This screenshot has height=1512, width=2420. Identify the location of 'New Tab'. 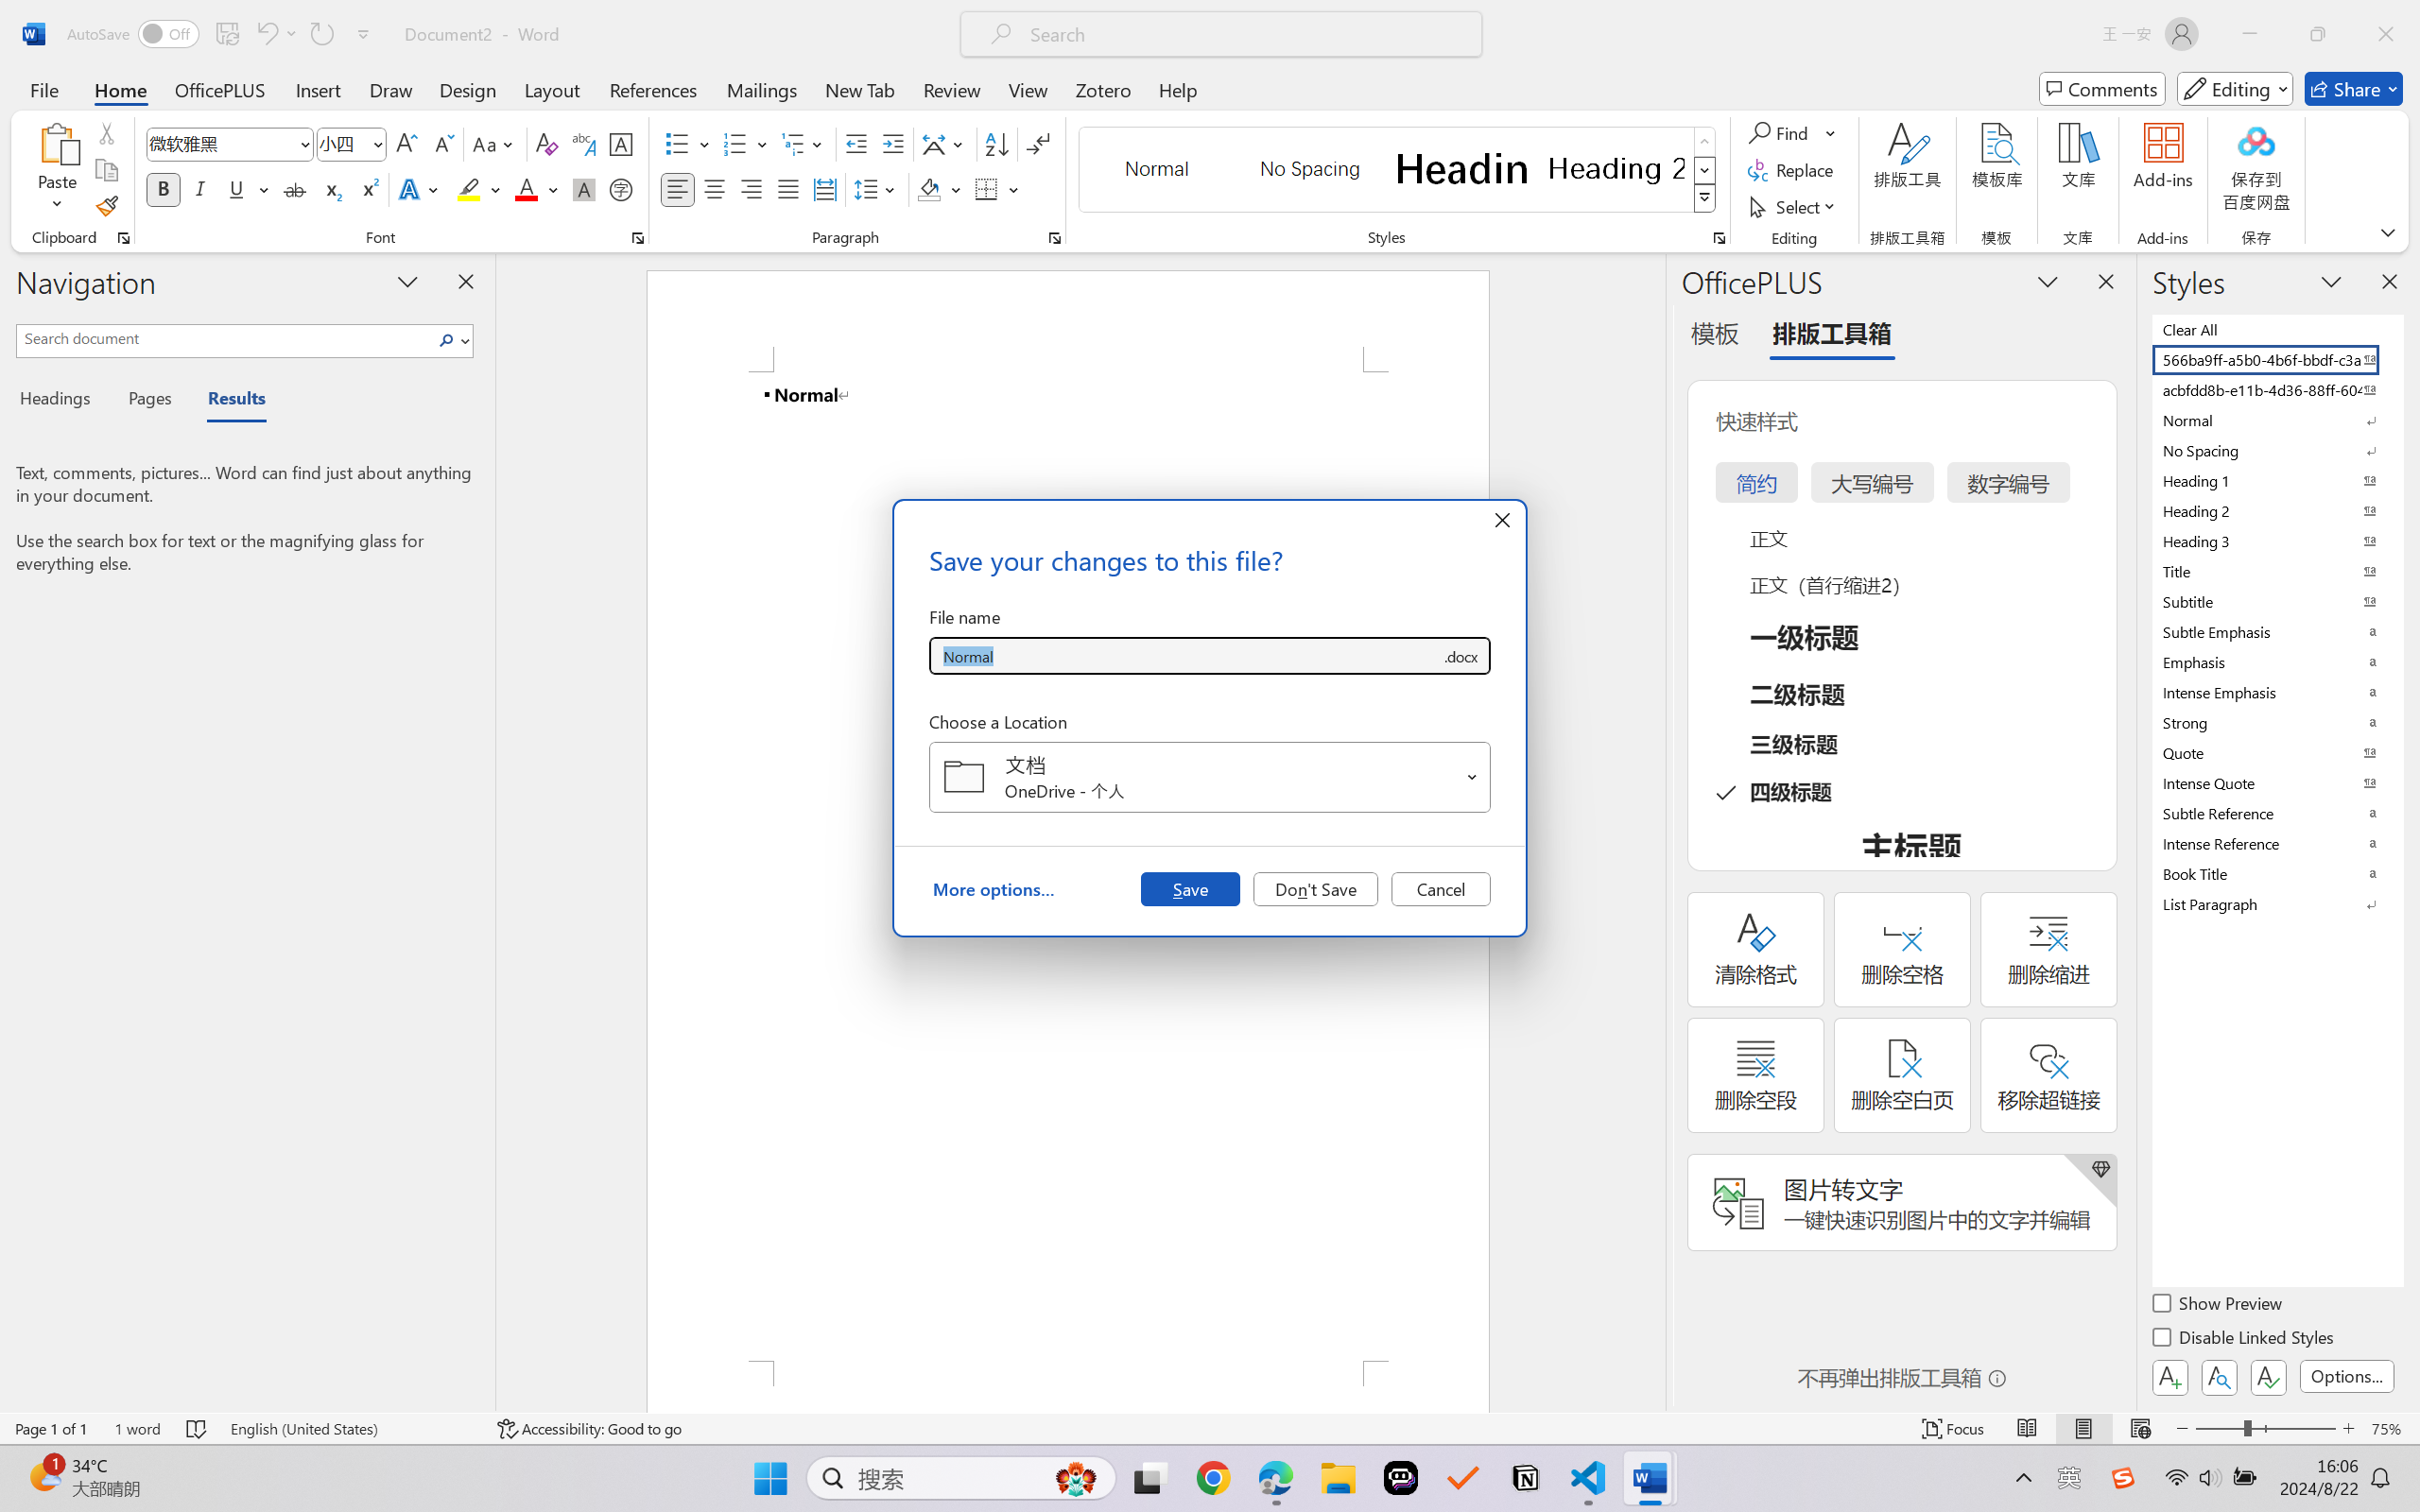
(859, 88).